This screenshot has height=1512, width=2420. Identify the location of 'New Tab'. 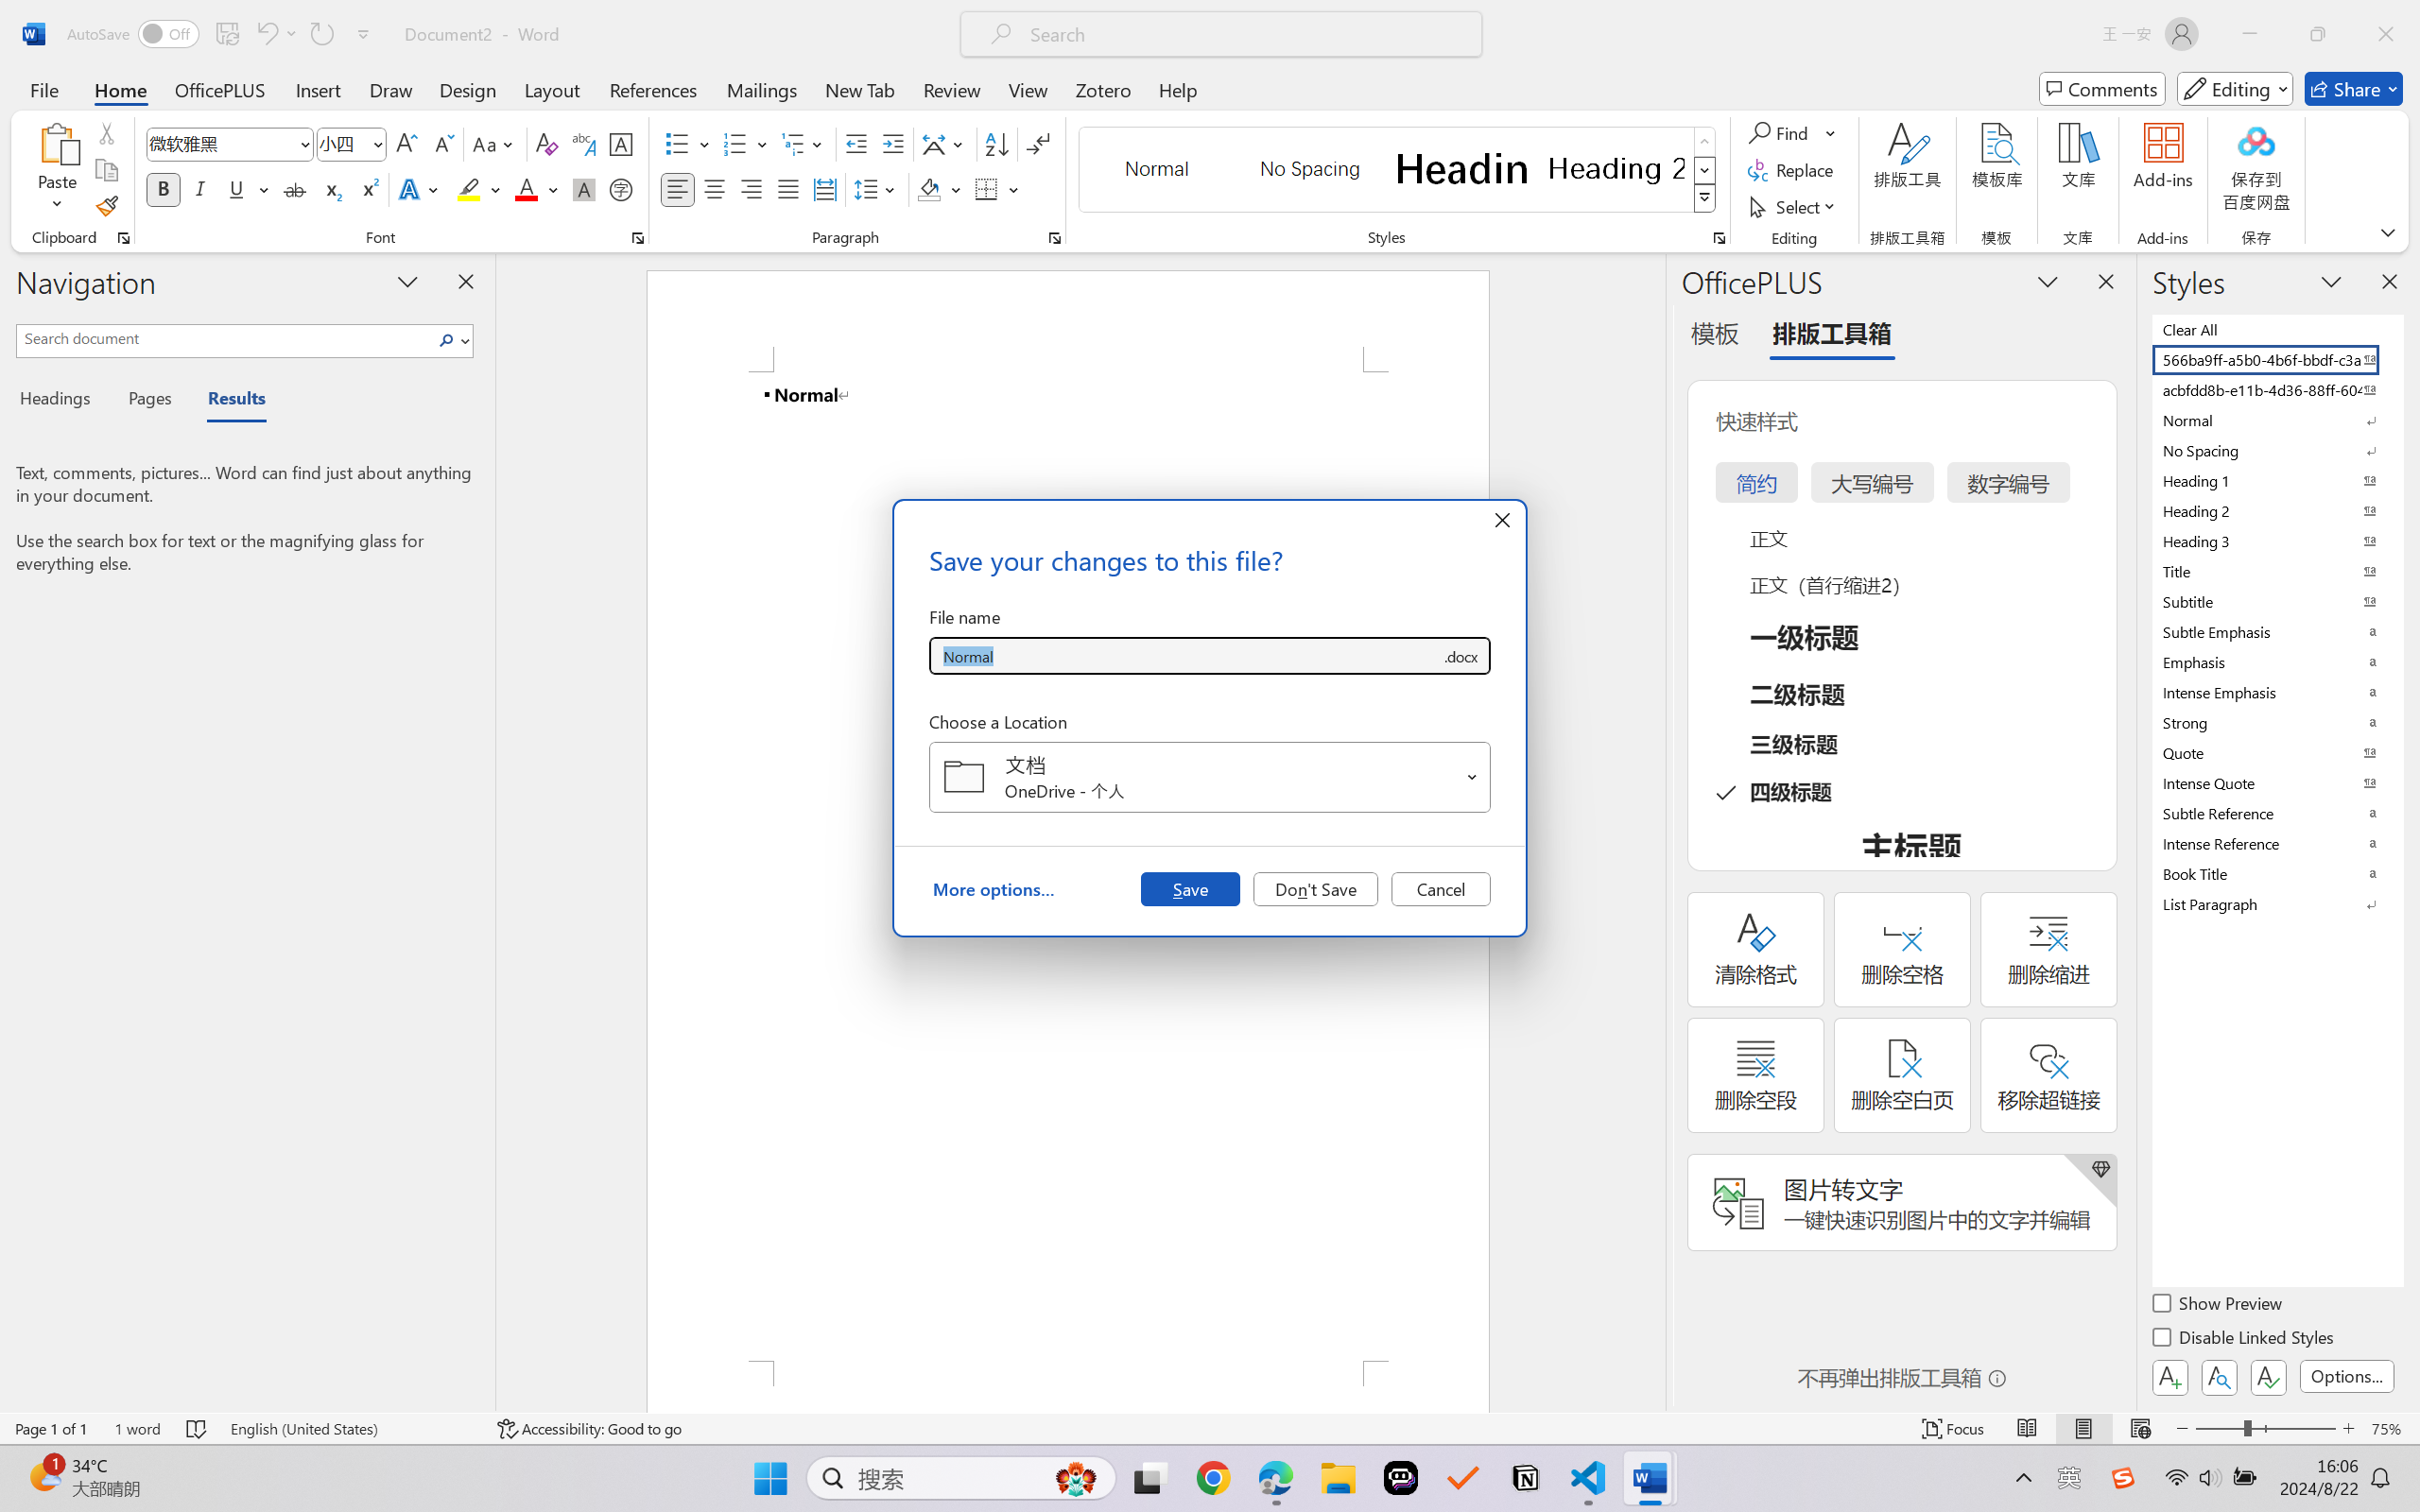
(859, 88).